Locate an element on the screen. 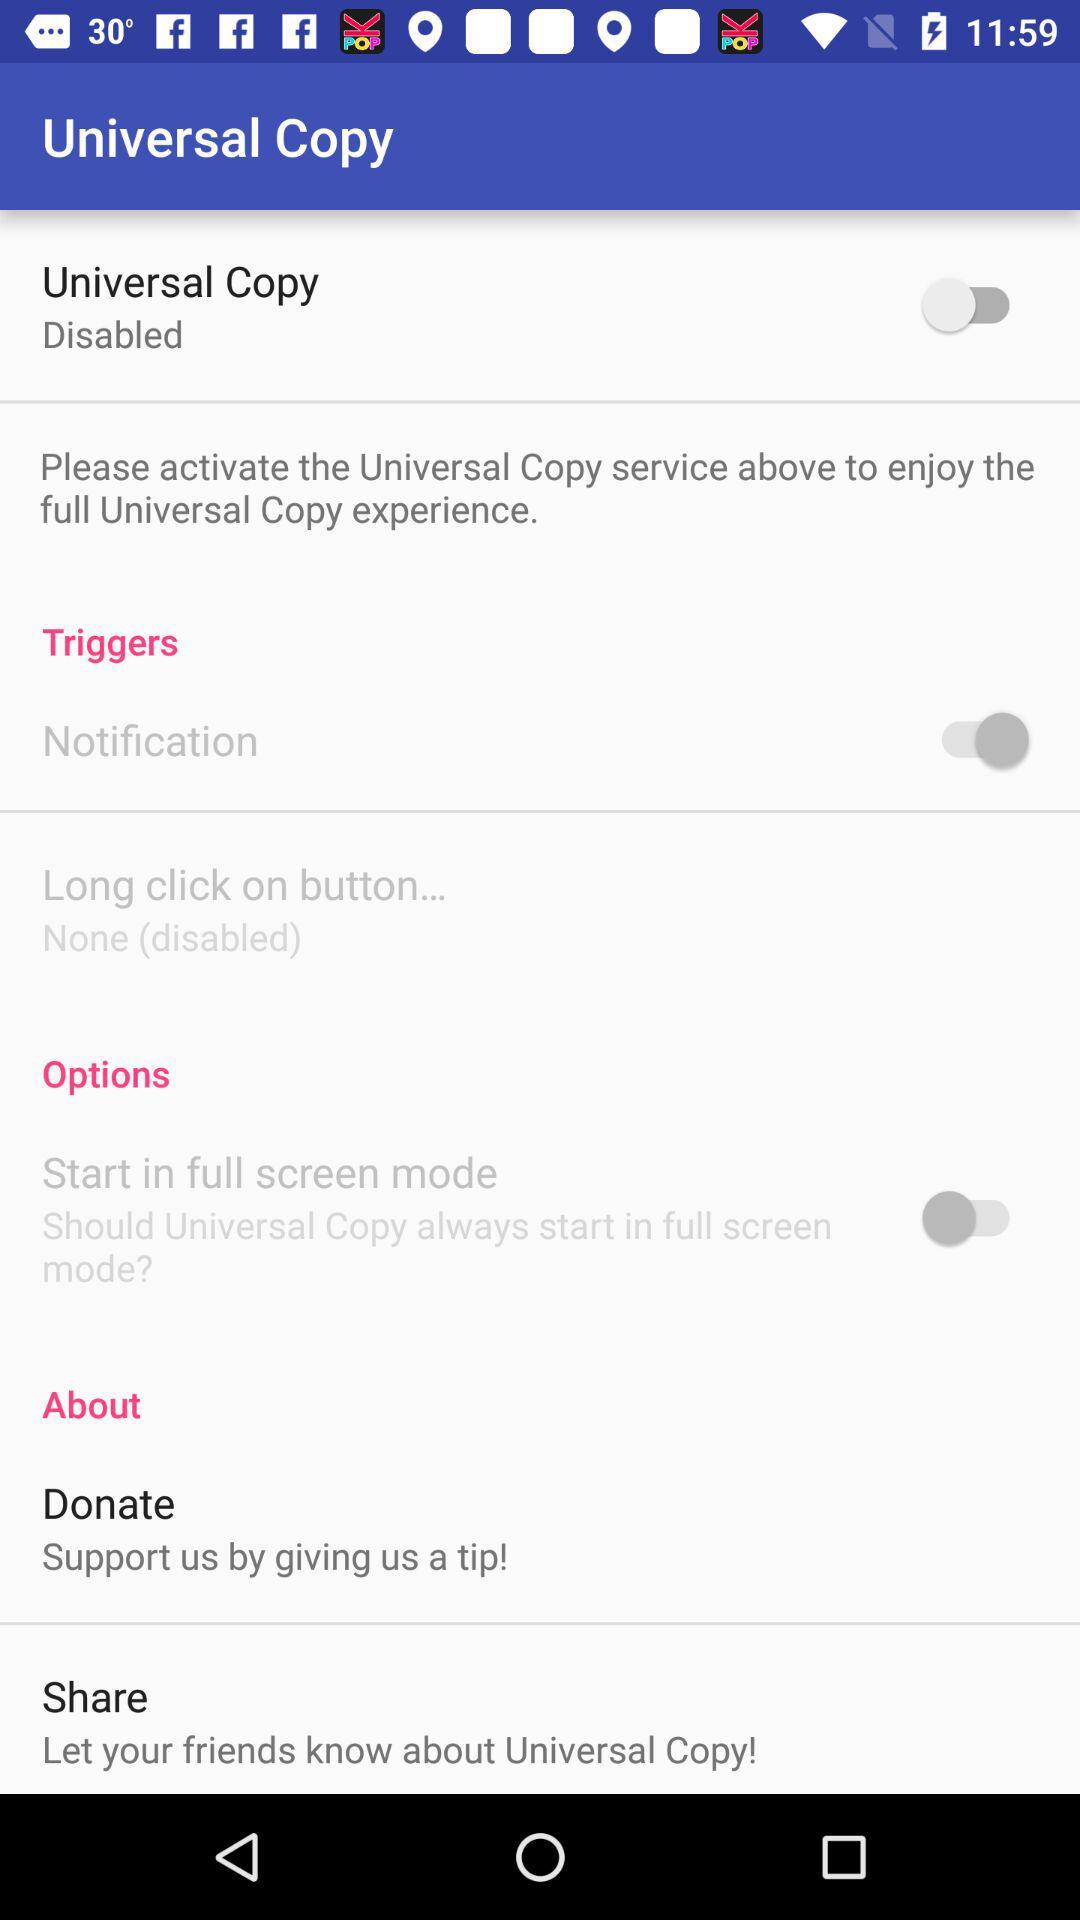  icon below share icon is located at coordinates (399, 1747).